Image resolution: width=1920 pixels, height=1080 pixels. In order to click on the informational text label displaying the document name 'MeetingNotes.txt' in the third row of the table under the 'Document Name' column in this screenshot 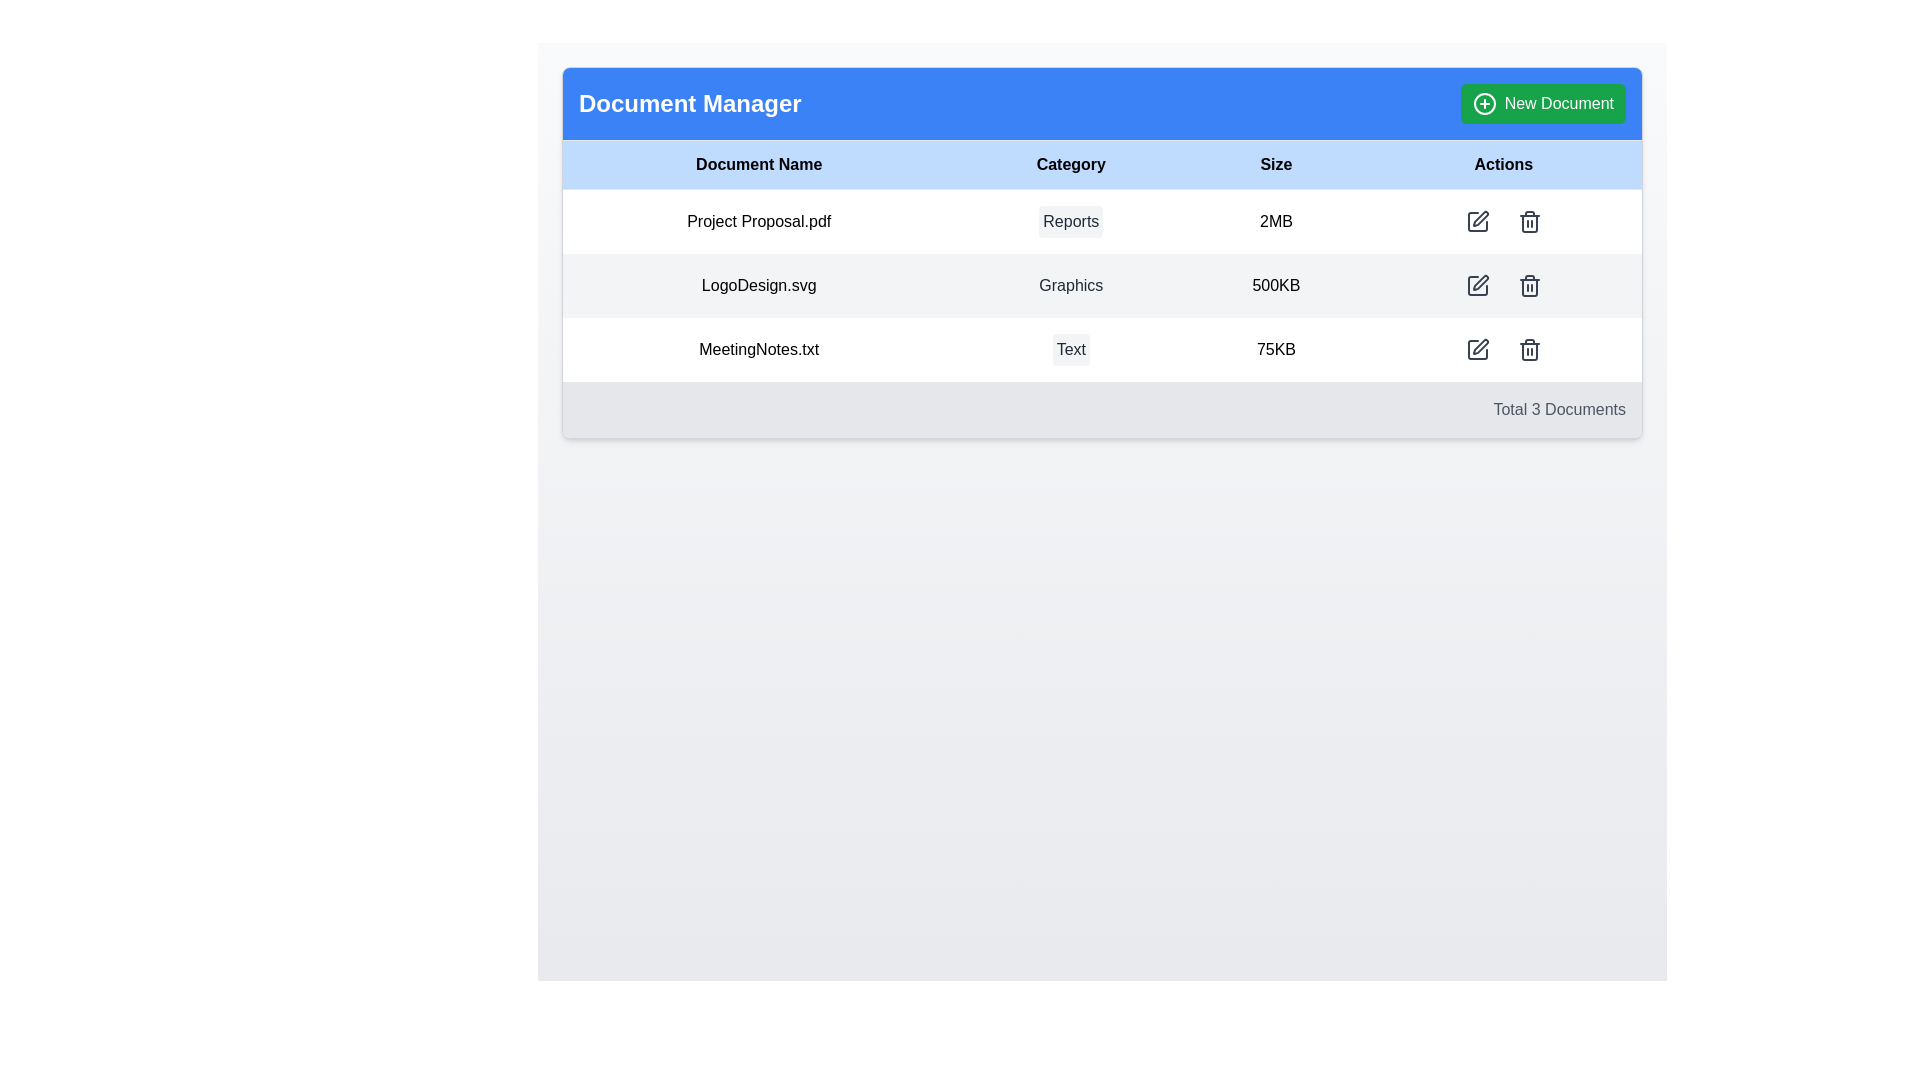, I will do `click(758, 349)`.